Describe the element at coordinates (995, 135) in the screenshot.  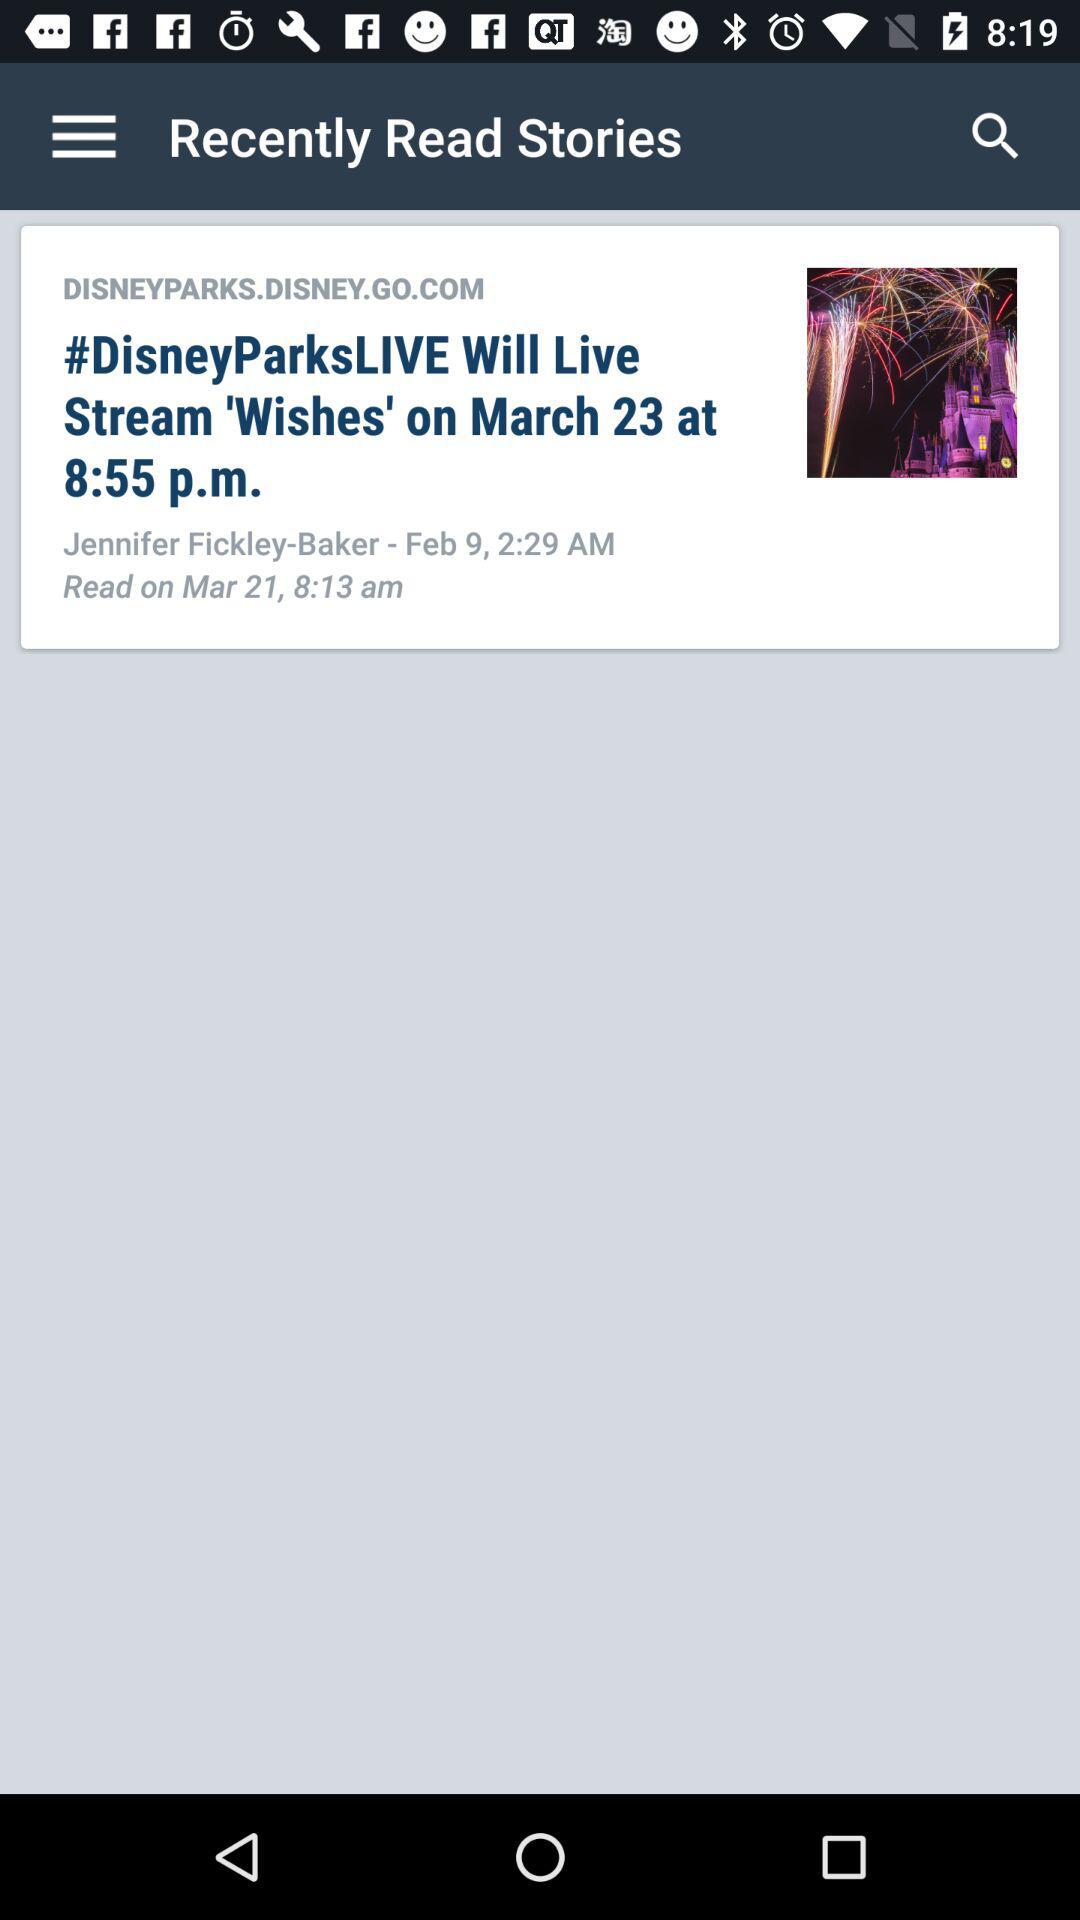
I see `the item next to recently read stories item` at that location.